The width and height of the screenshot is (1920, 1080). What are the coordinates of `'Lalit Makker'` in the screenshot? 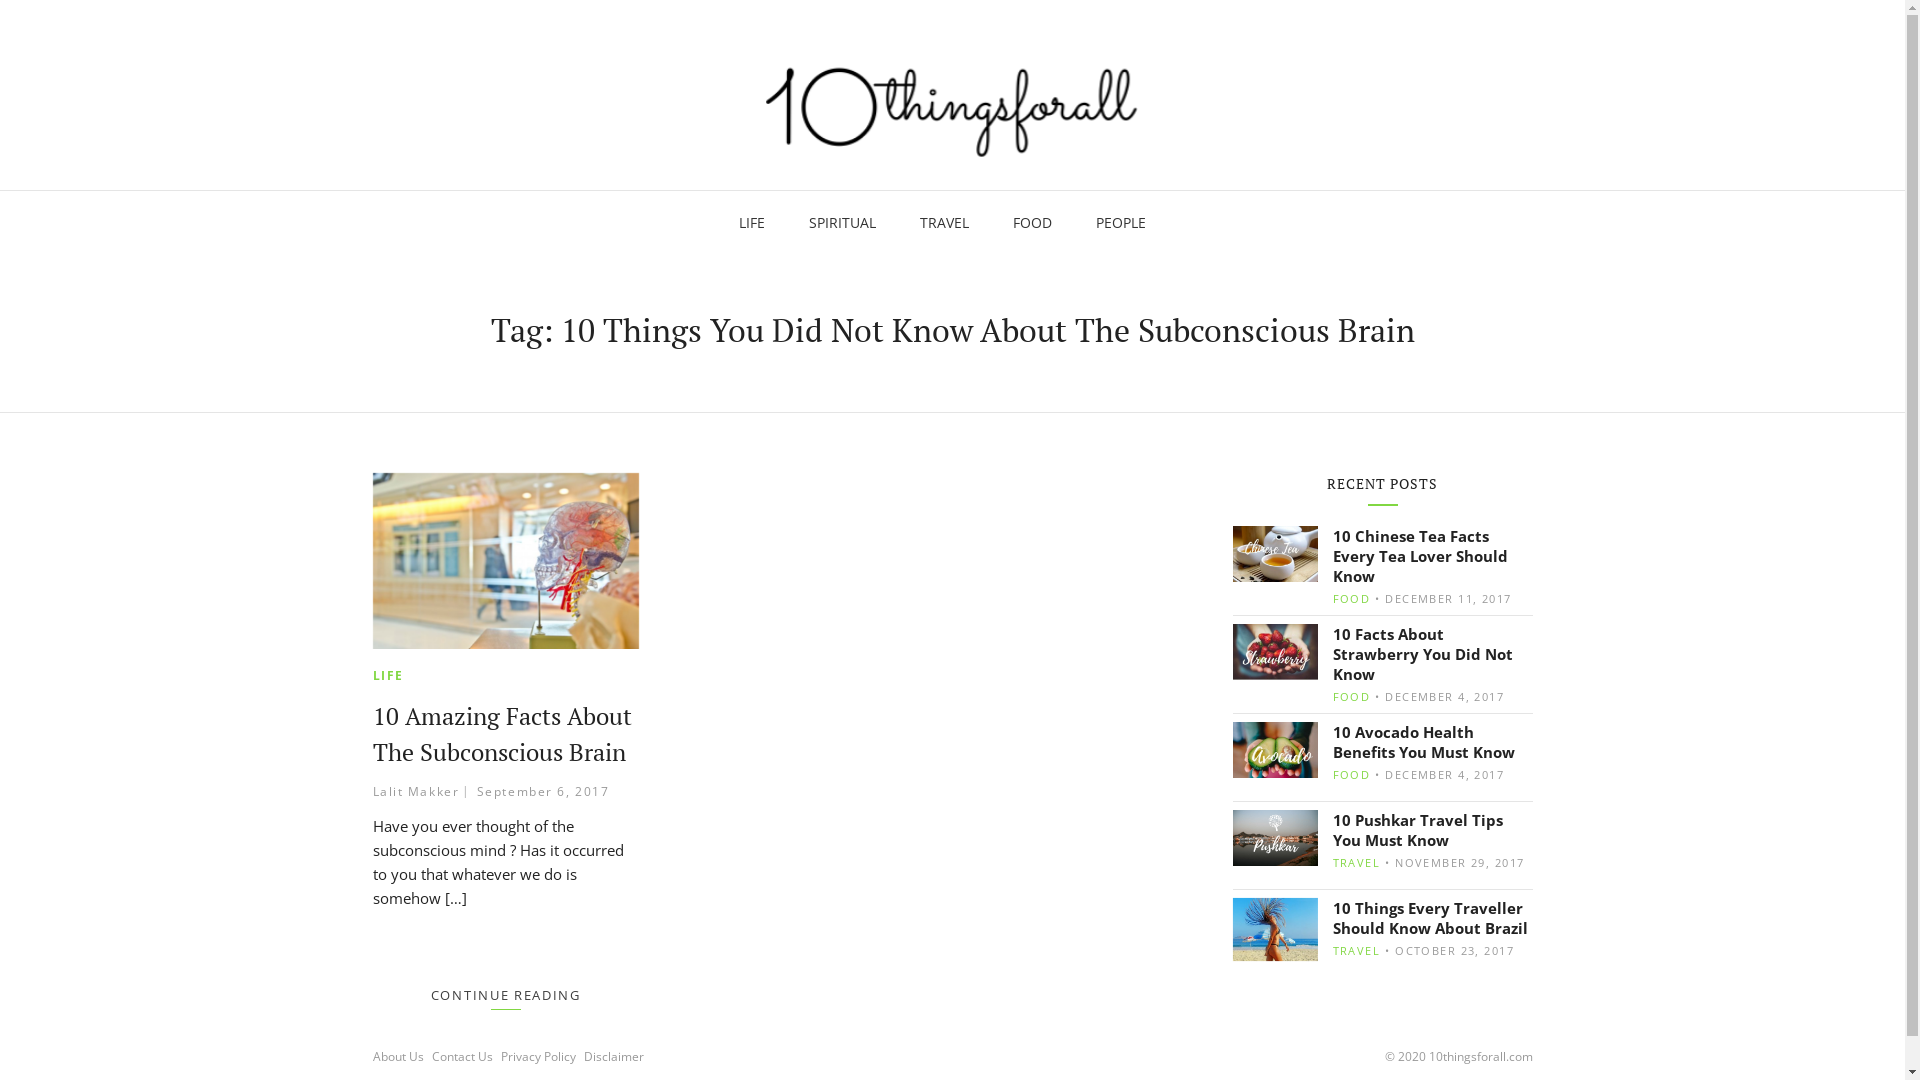 It's located at (414, 790).